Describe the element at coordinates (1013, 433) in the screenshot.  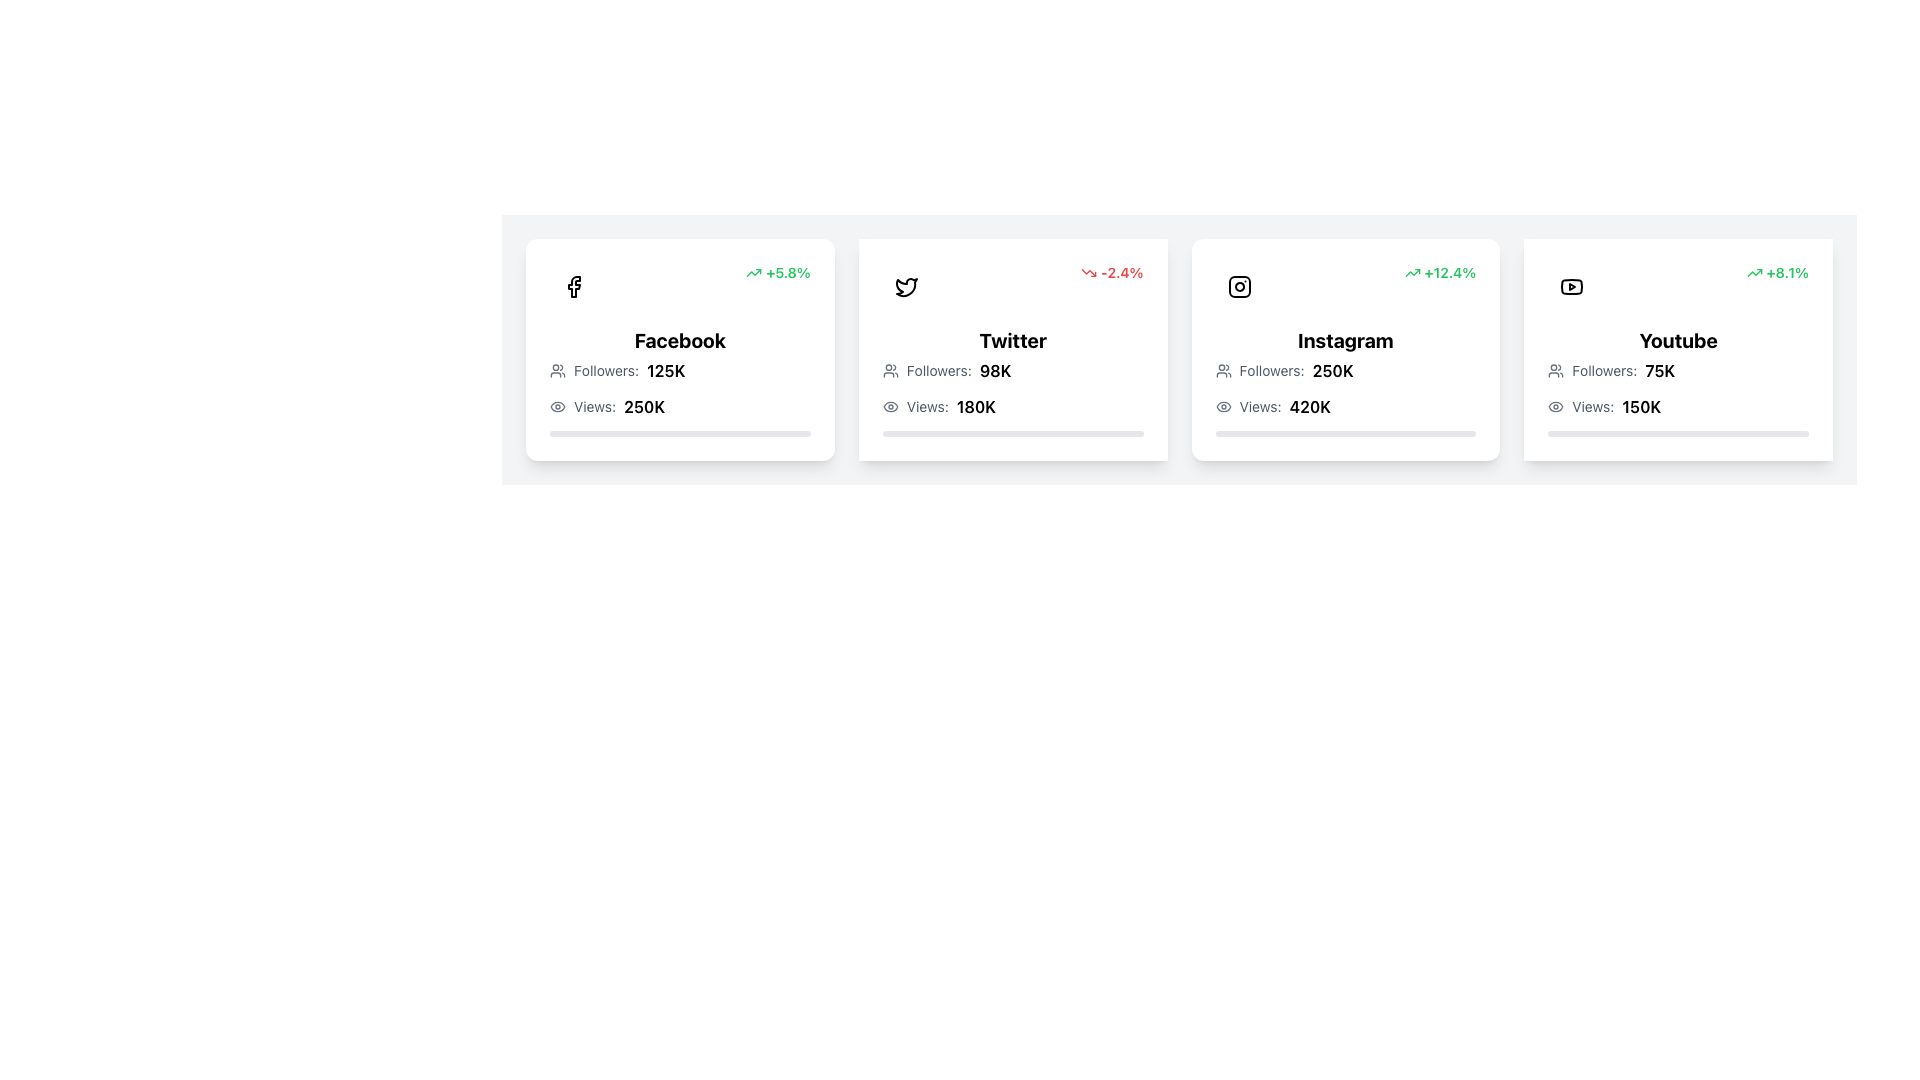
I see `the progress bar located under the 'Views: 180K' text in the second Twitter card, which is a thin, rounded rectangle with a light gray background and a filled sky blue portion indicating progress` at that location.